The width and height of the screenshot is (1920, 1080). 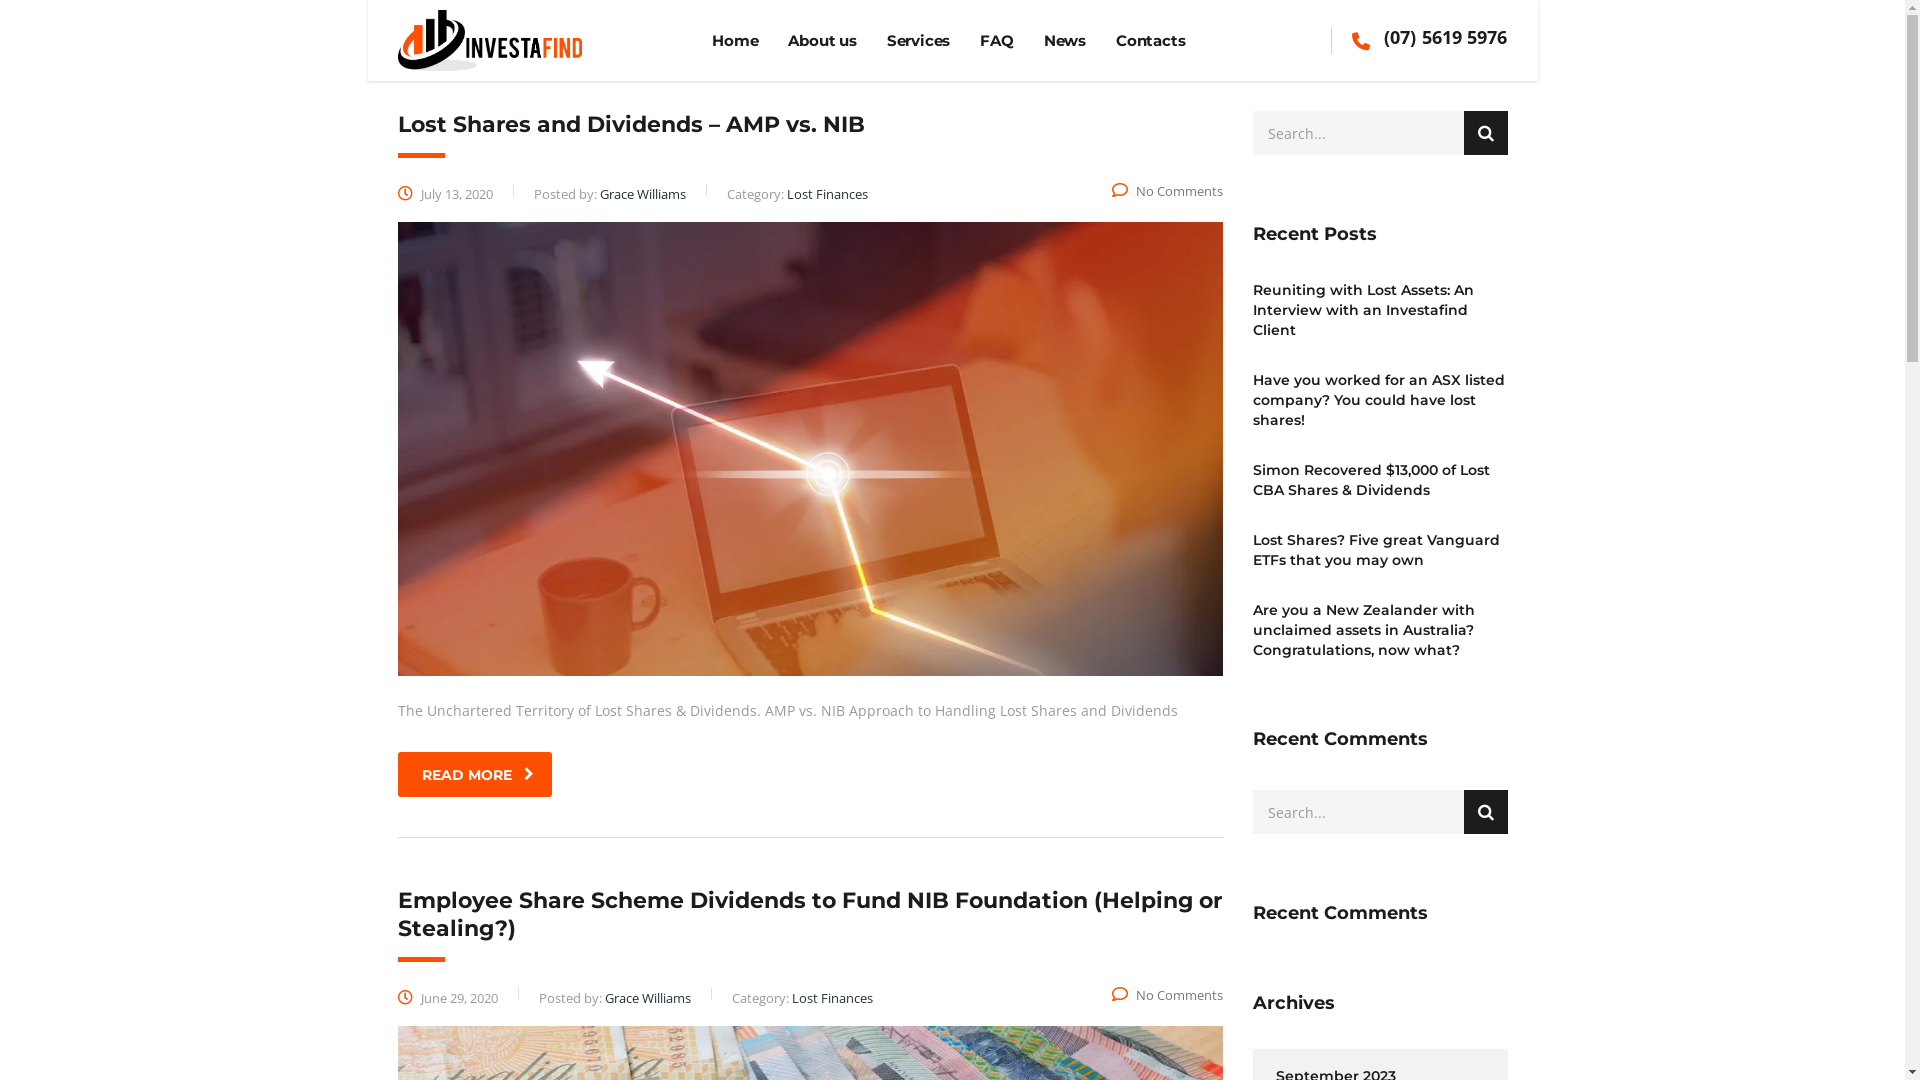 I want to click on 'Contacts', so click(x=1150, y=41).